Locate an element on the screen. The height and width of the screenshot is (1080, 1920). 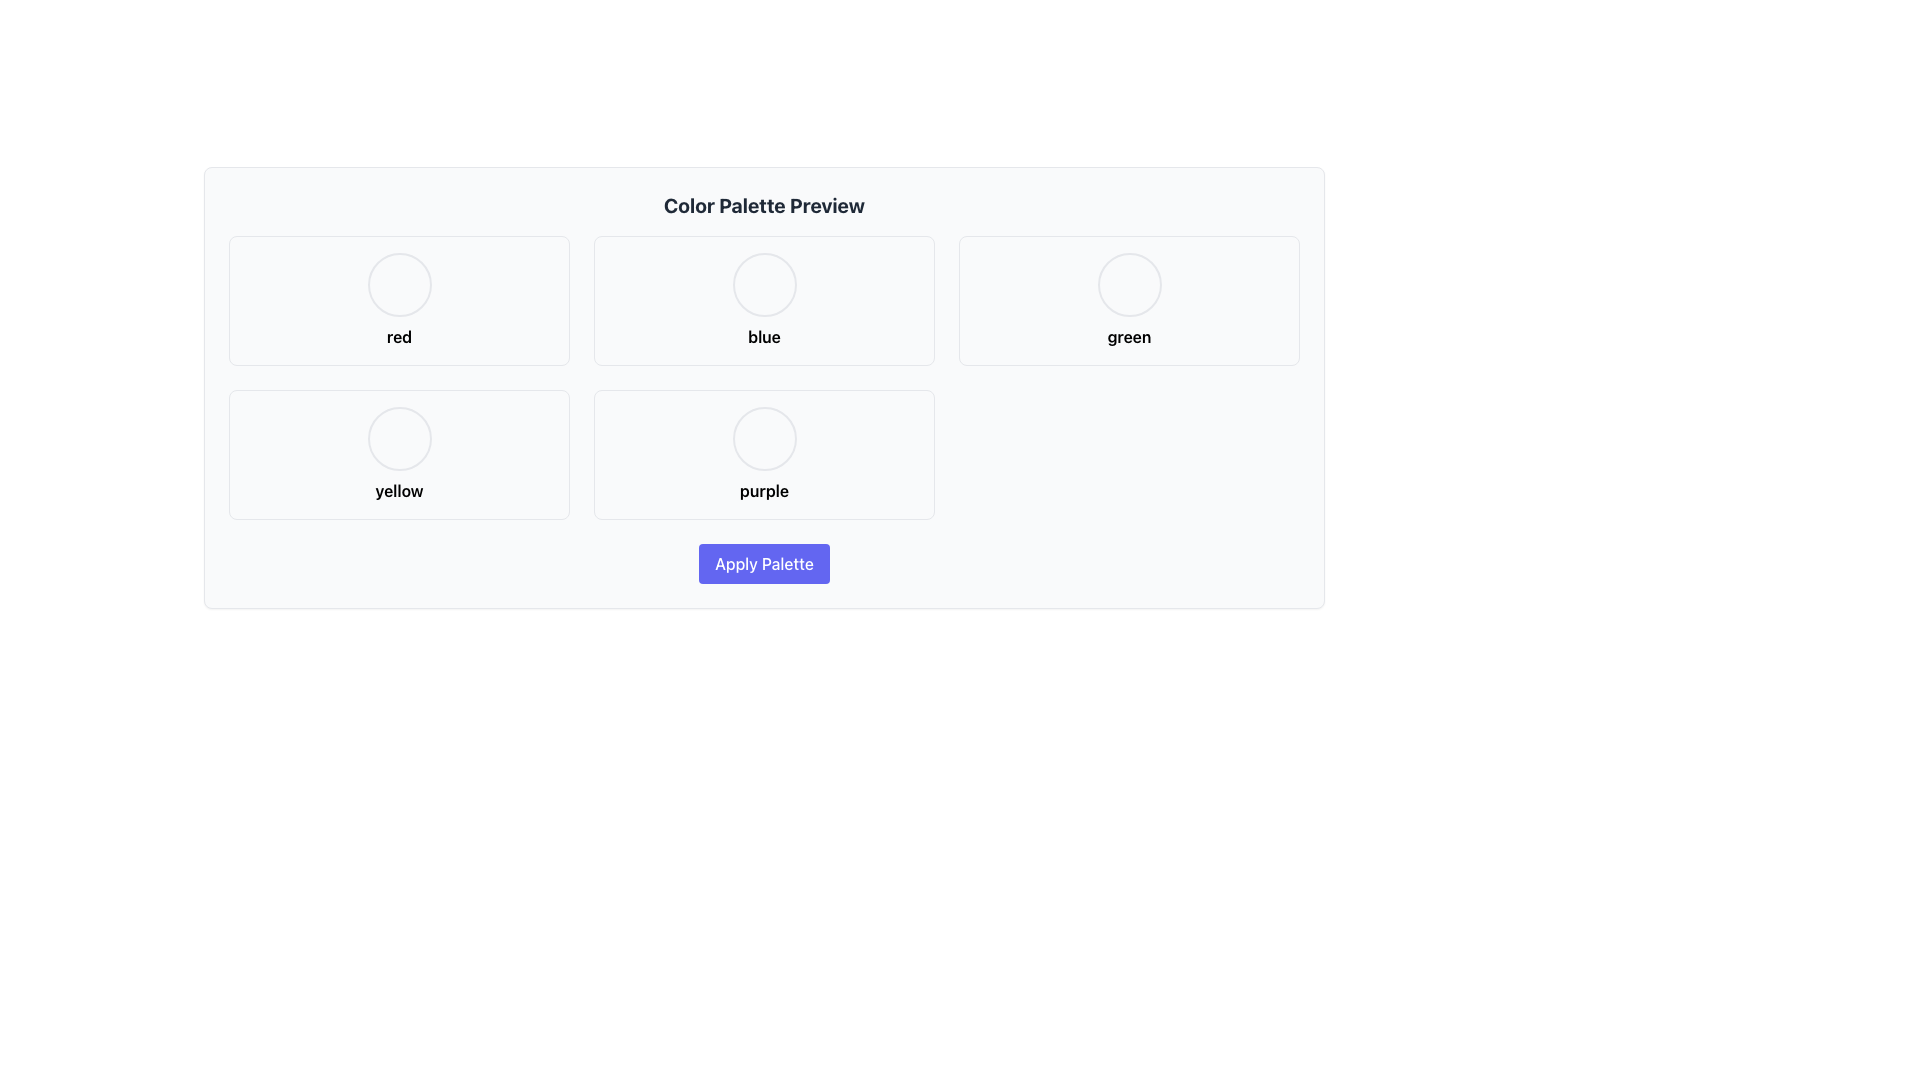
descriptive label indicating the color blue, located at the center column of the top row in the grid layout is located at coordinates (763, 335).